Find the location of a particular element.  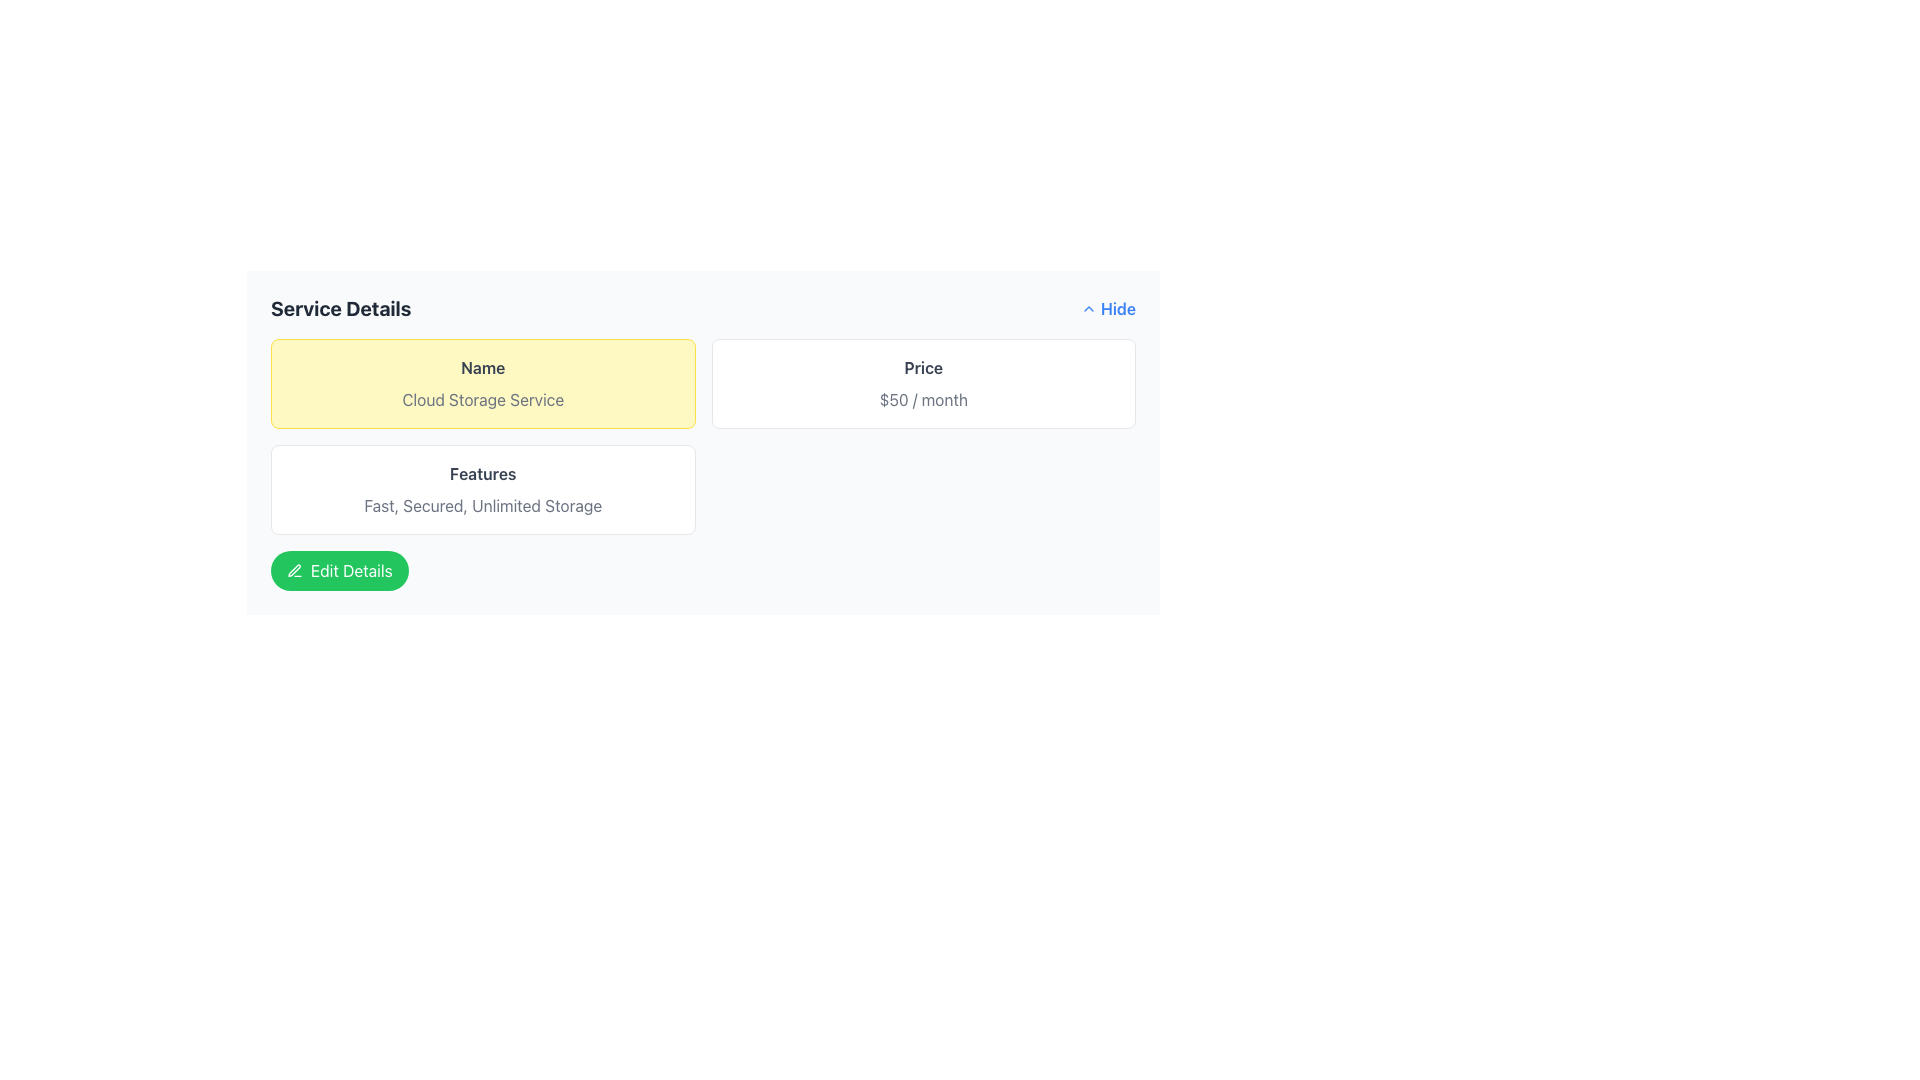

the blue 'Hide' button with a bold font, located in the top-right corner of the 'Service Details' section is located at coordinates (1107, 308).